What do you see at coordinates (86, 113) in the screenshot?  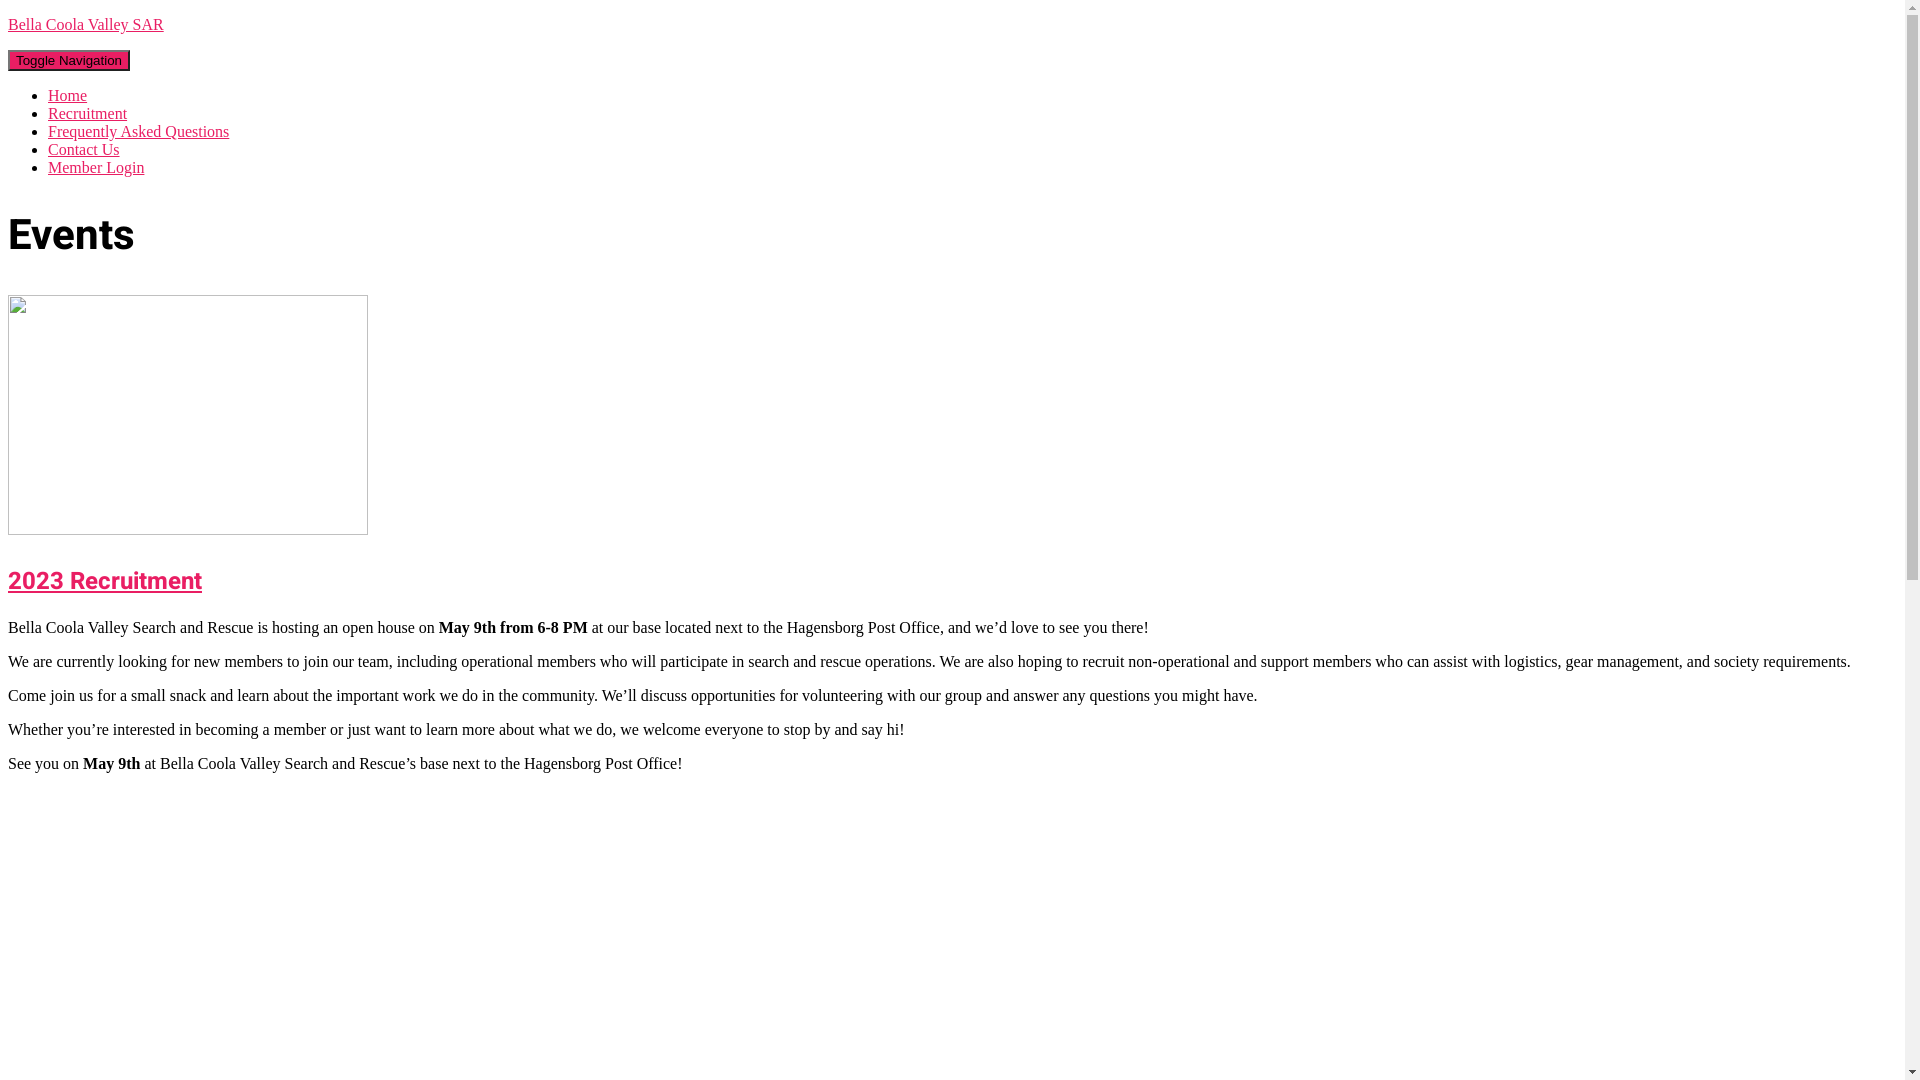 I see `'Recruitment'` at bounding box center [86, 113].